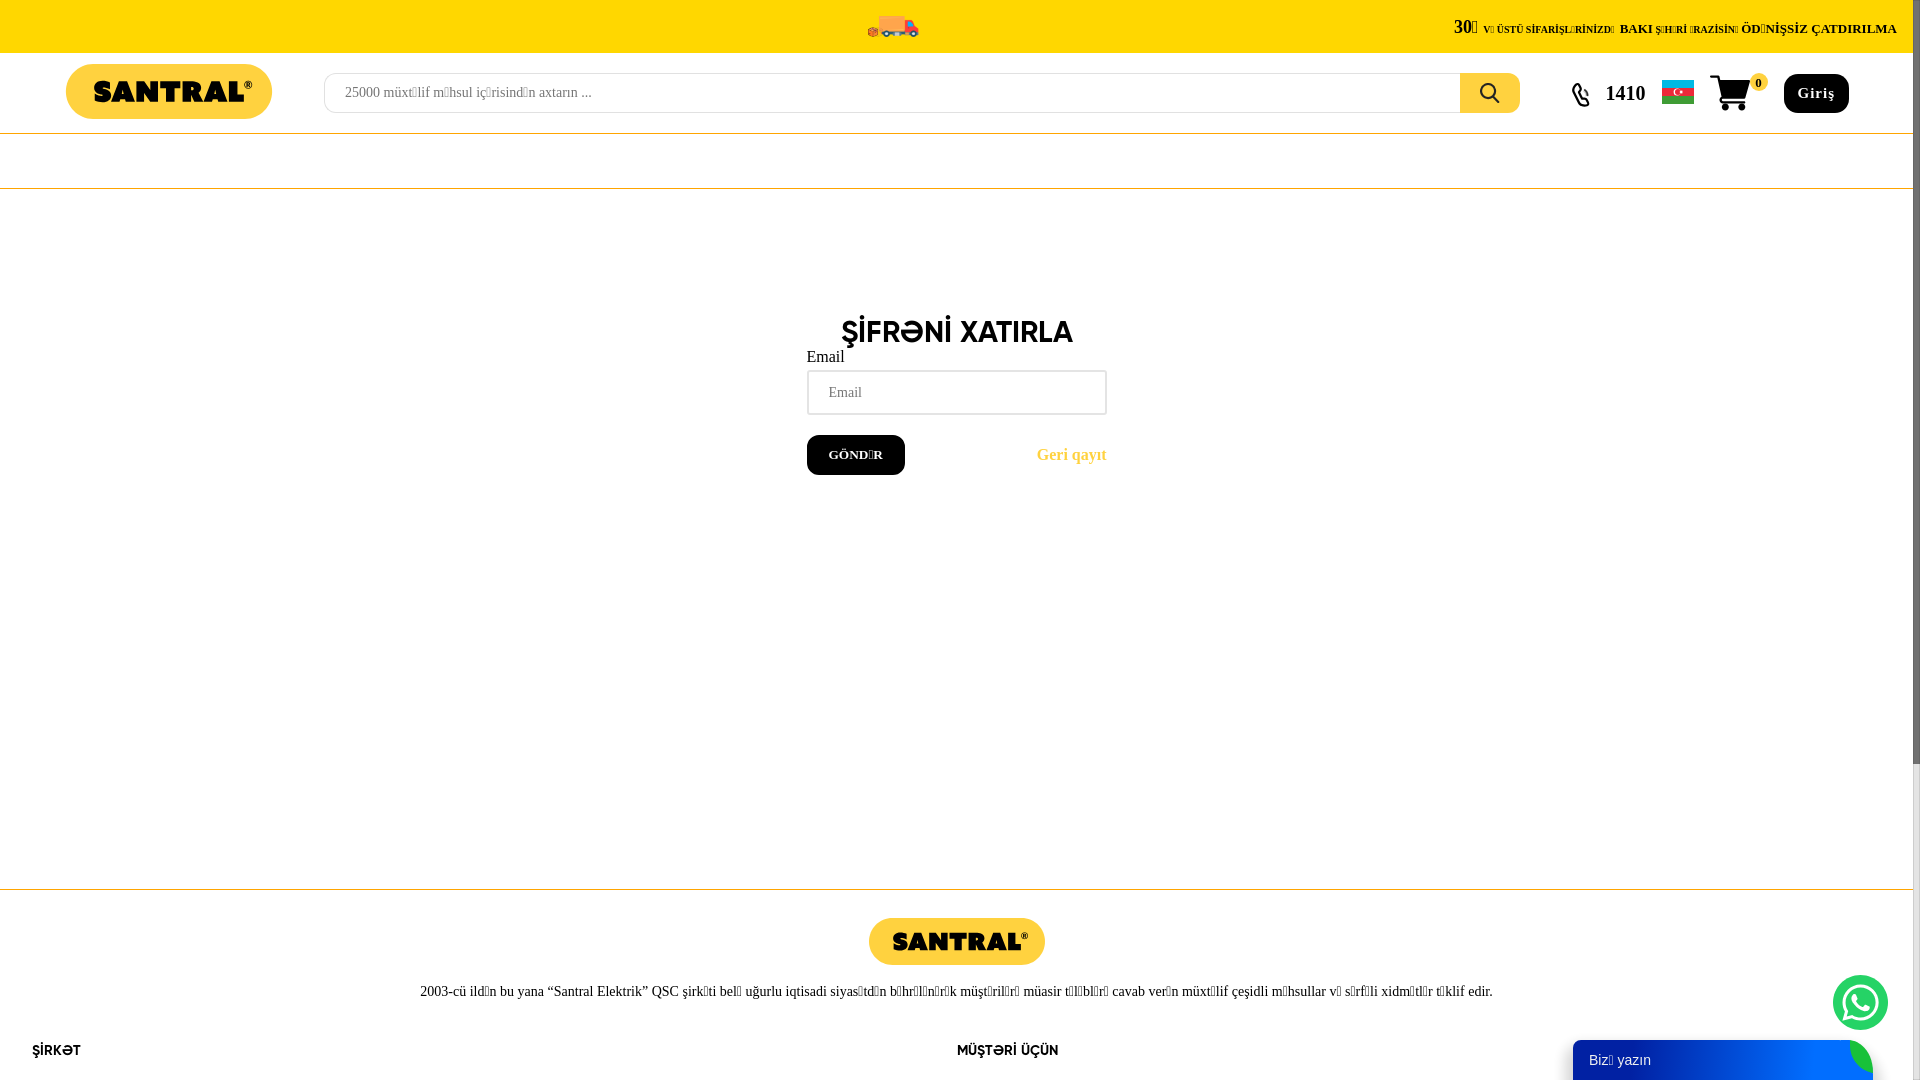 Image resolution: width=1920 pixels, height=1080 pixels. I want to click on '1410', so click(1608, 93).